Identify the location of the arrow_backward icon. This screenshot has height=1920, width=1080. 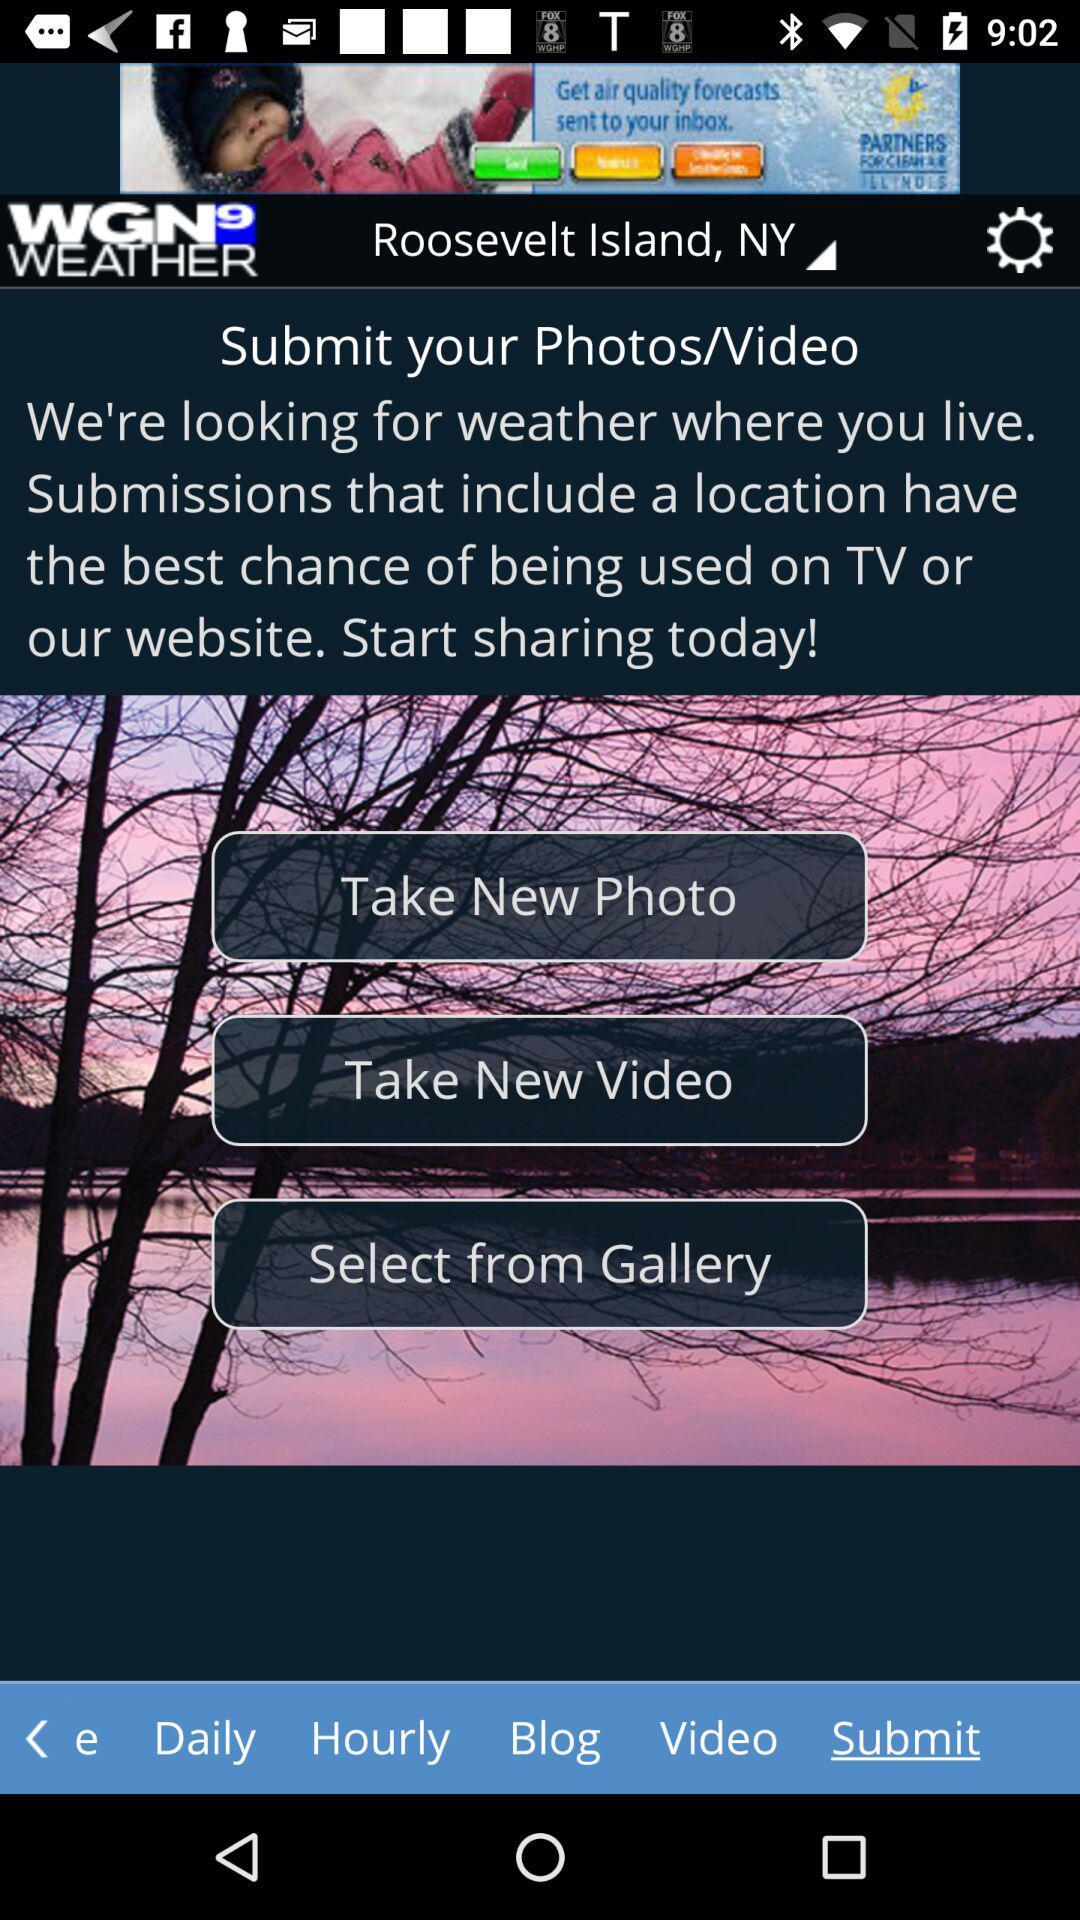
(36, 1737).